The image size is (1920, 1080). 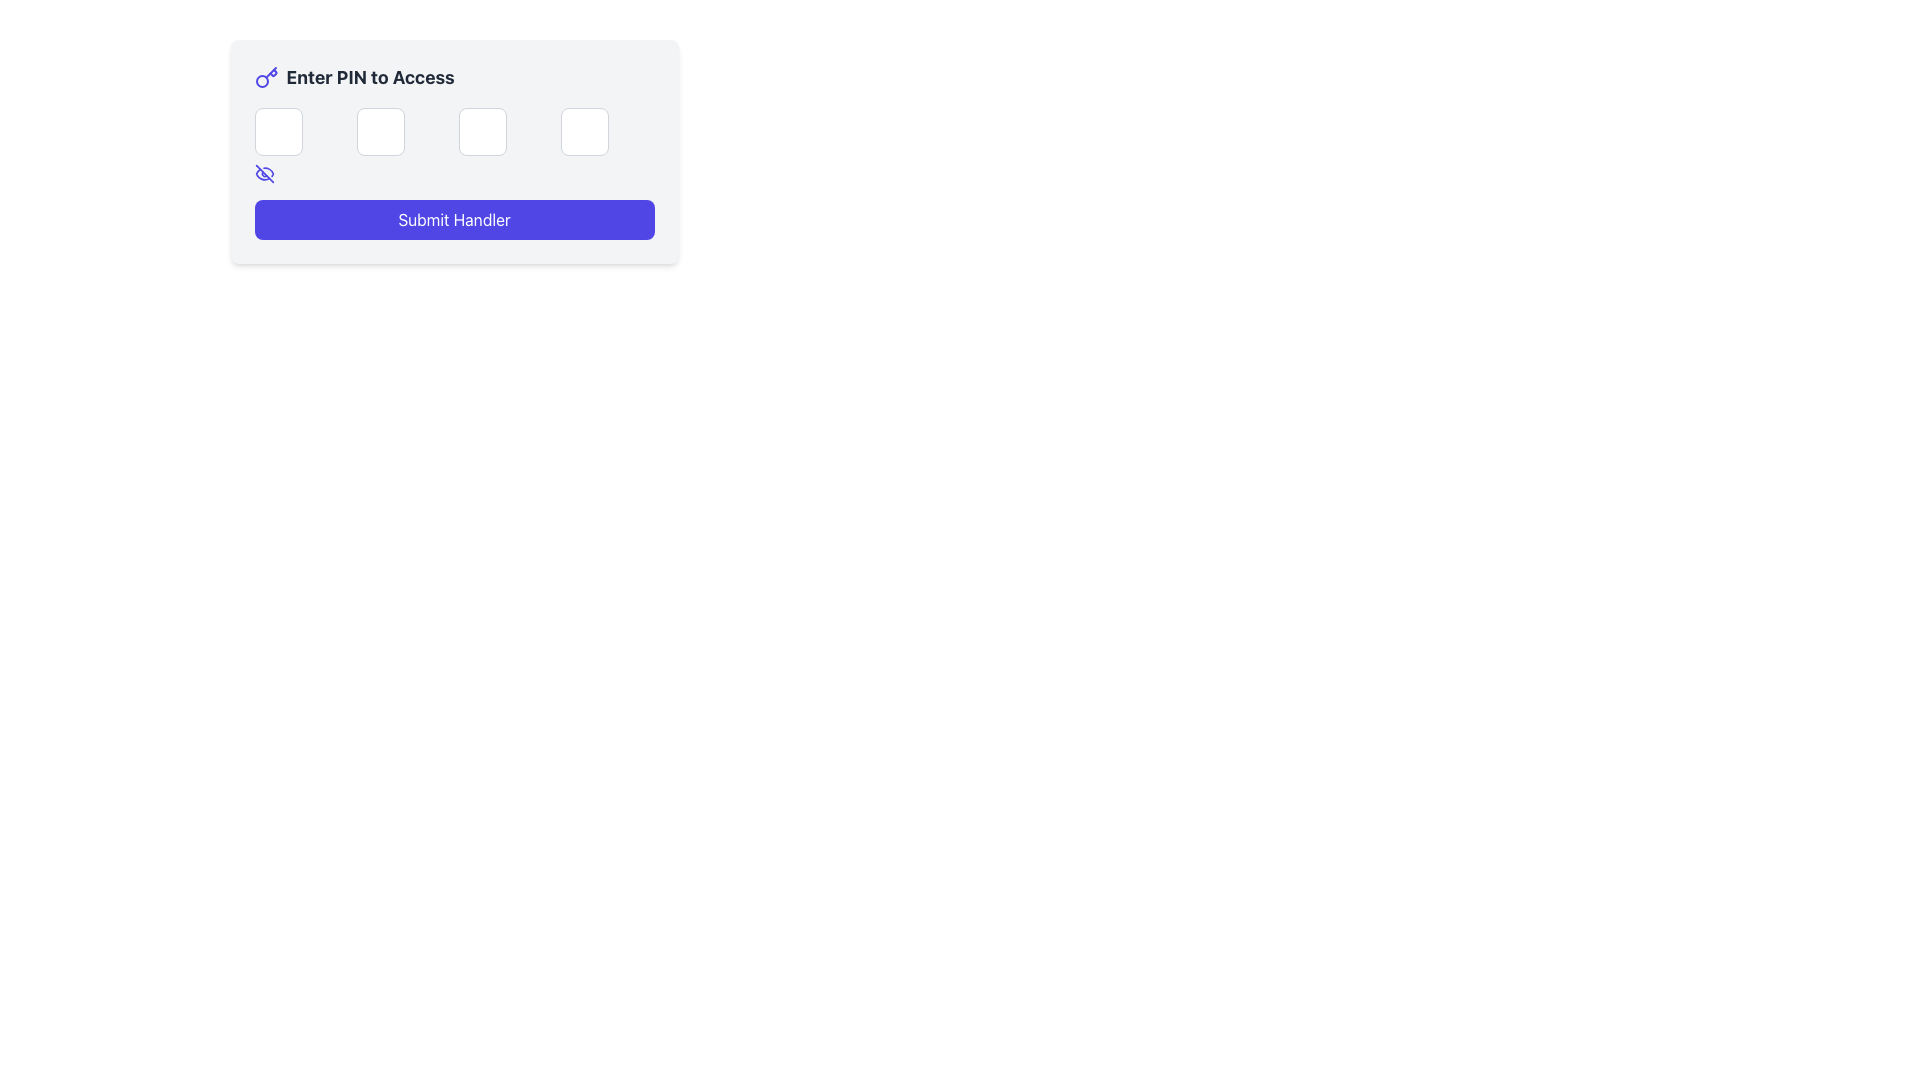 What do you see at coordinates (380, 131) in the screenshot?
I see `the second input field for entering a single character of the PIN code to focus on it` at bounding box center [380, 131].